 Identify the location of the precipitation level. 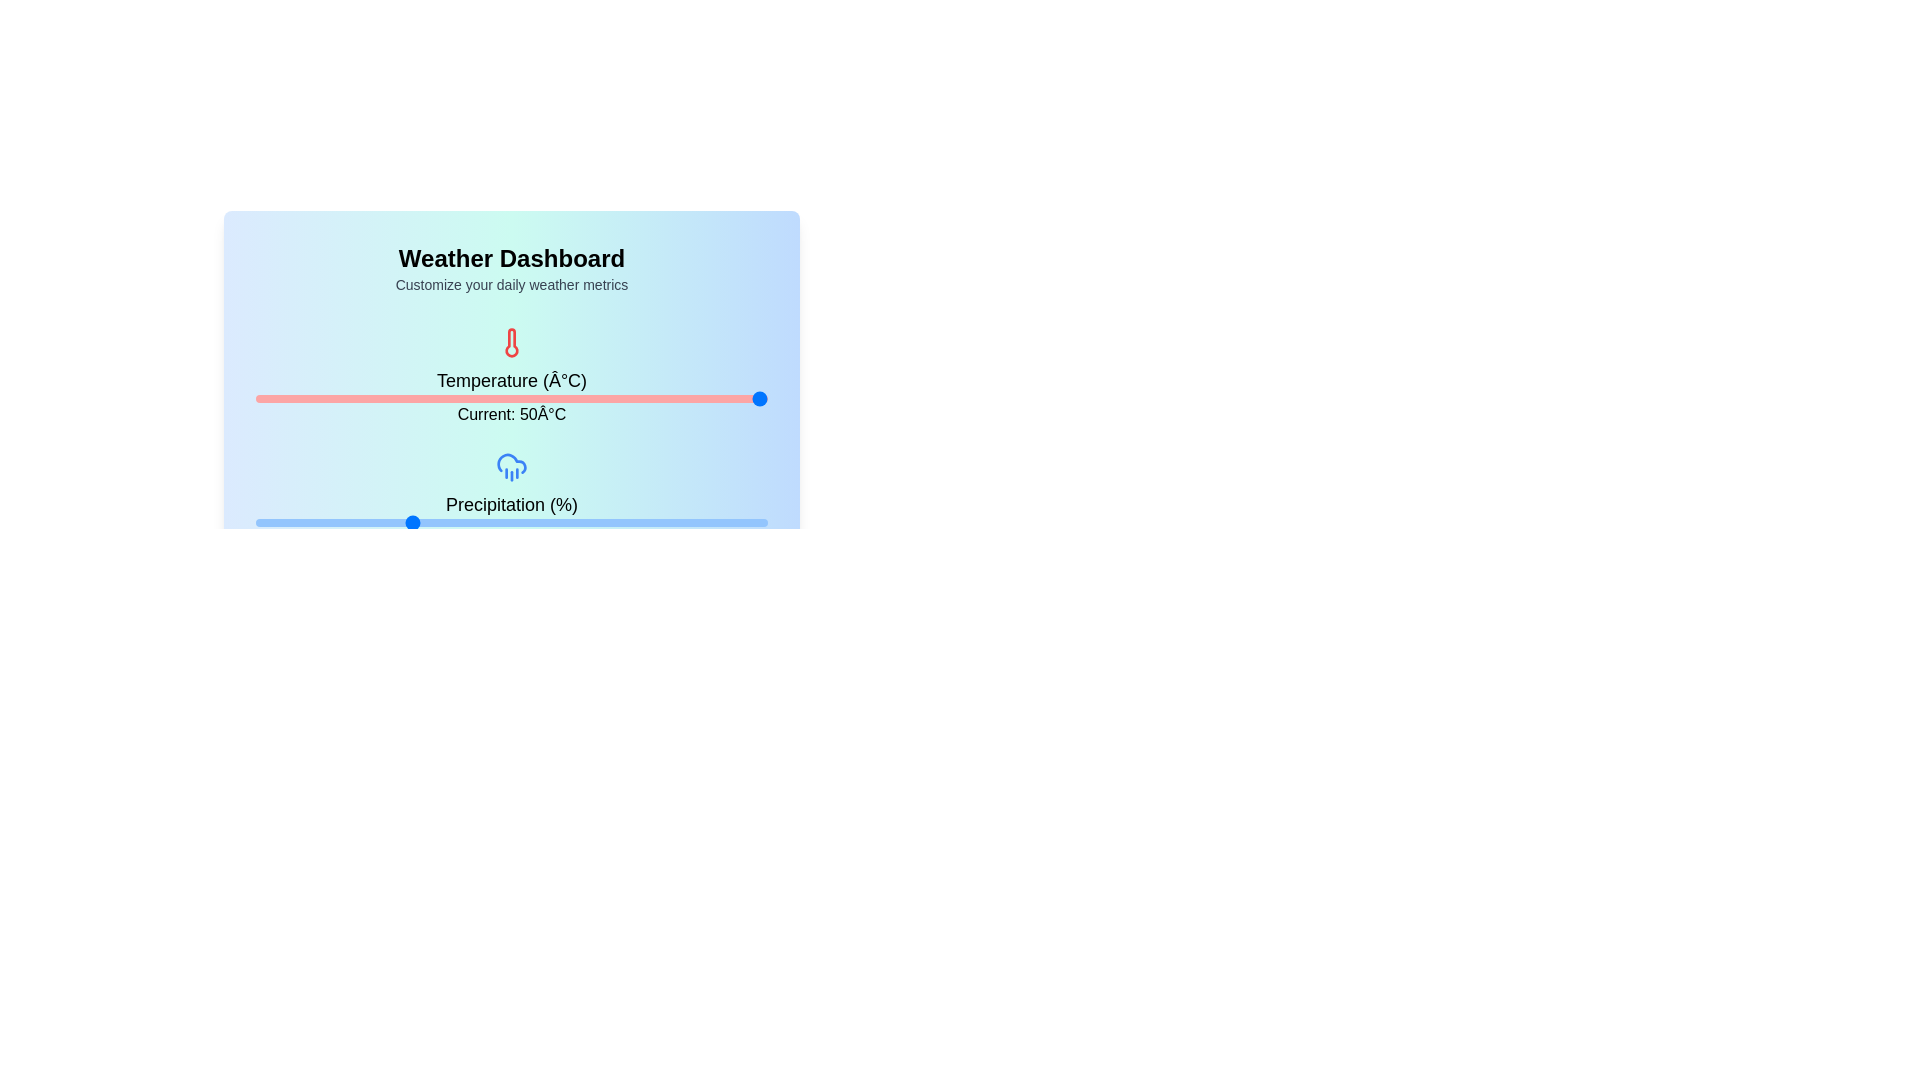
(598, 522).